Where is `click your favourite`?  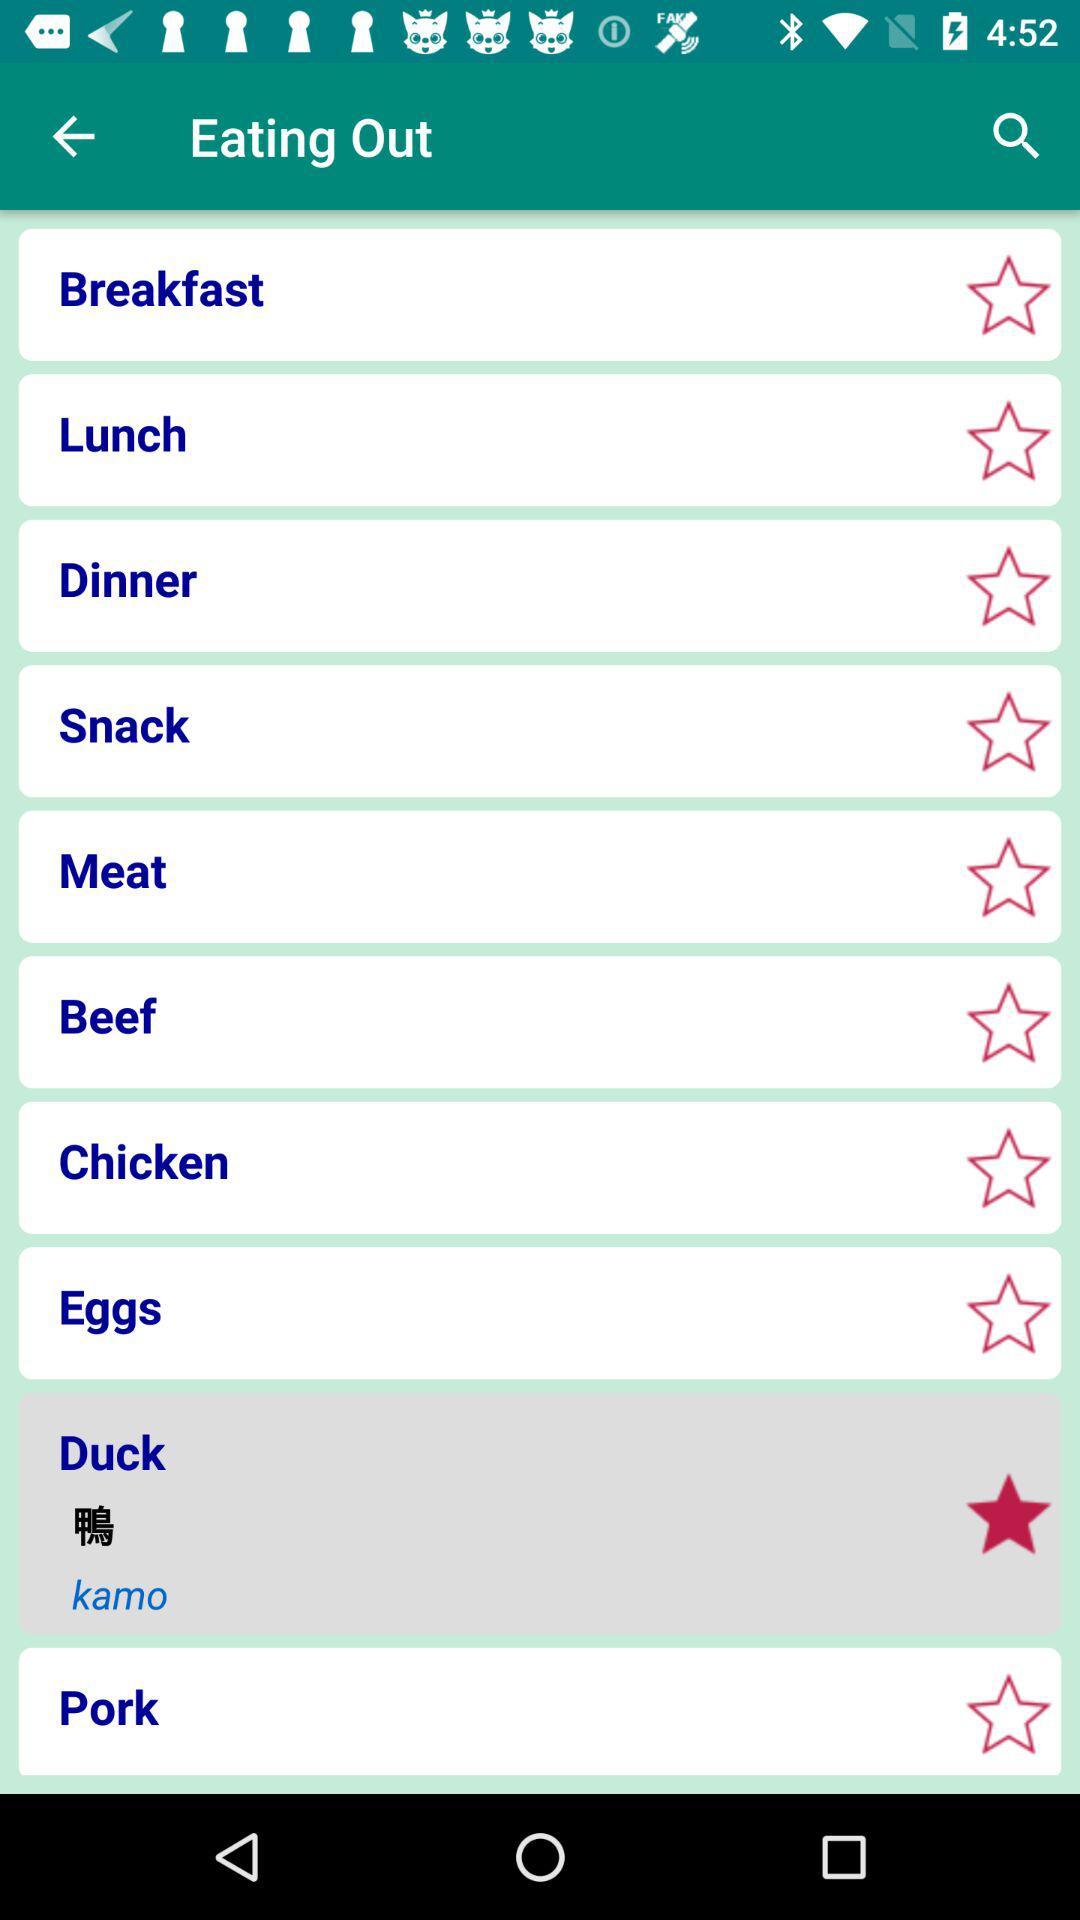
click your favourite is located at coordinates (1008, 876).